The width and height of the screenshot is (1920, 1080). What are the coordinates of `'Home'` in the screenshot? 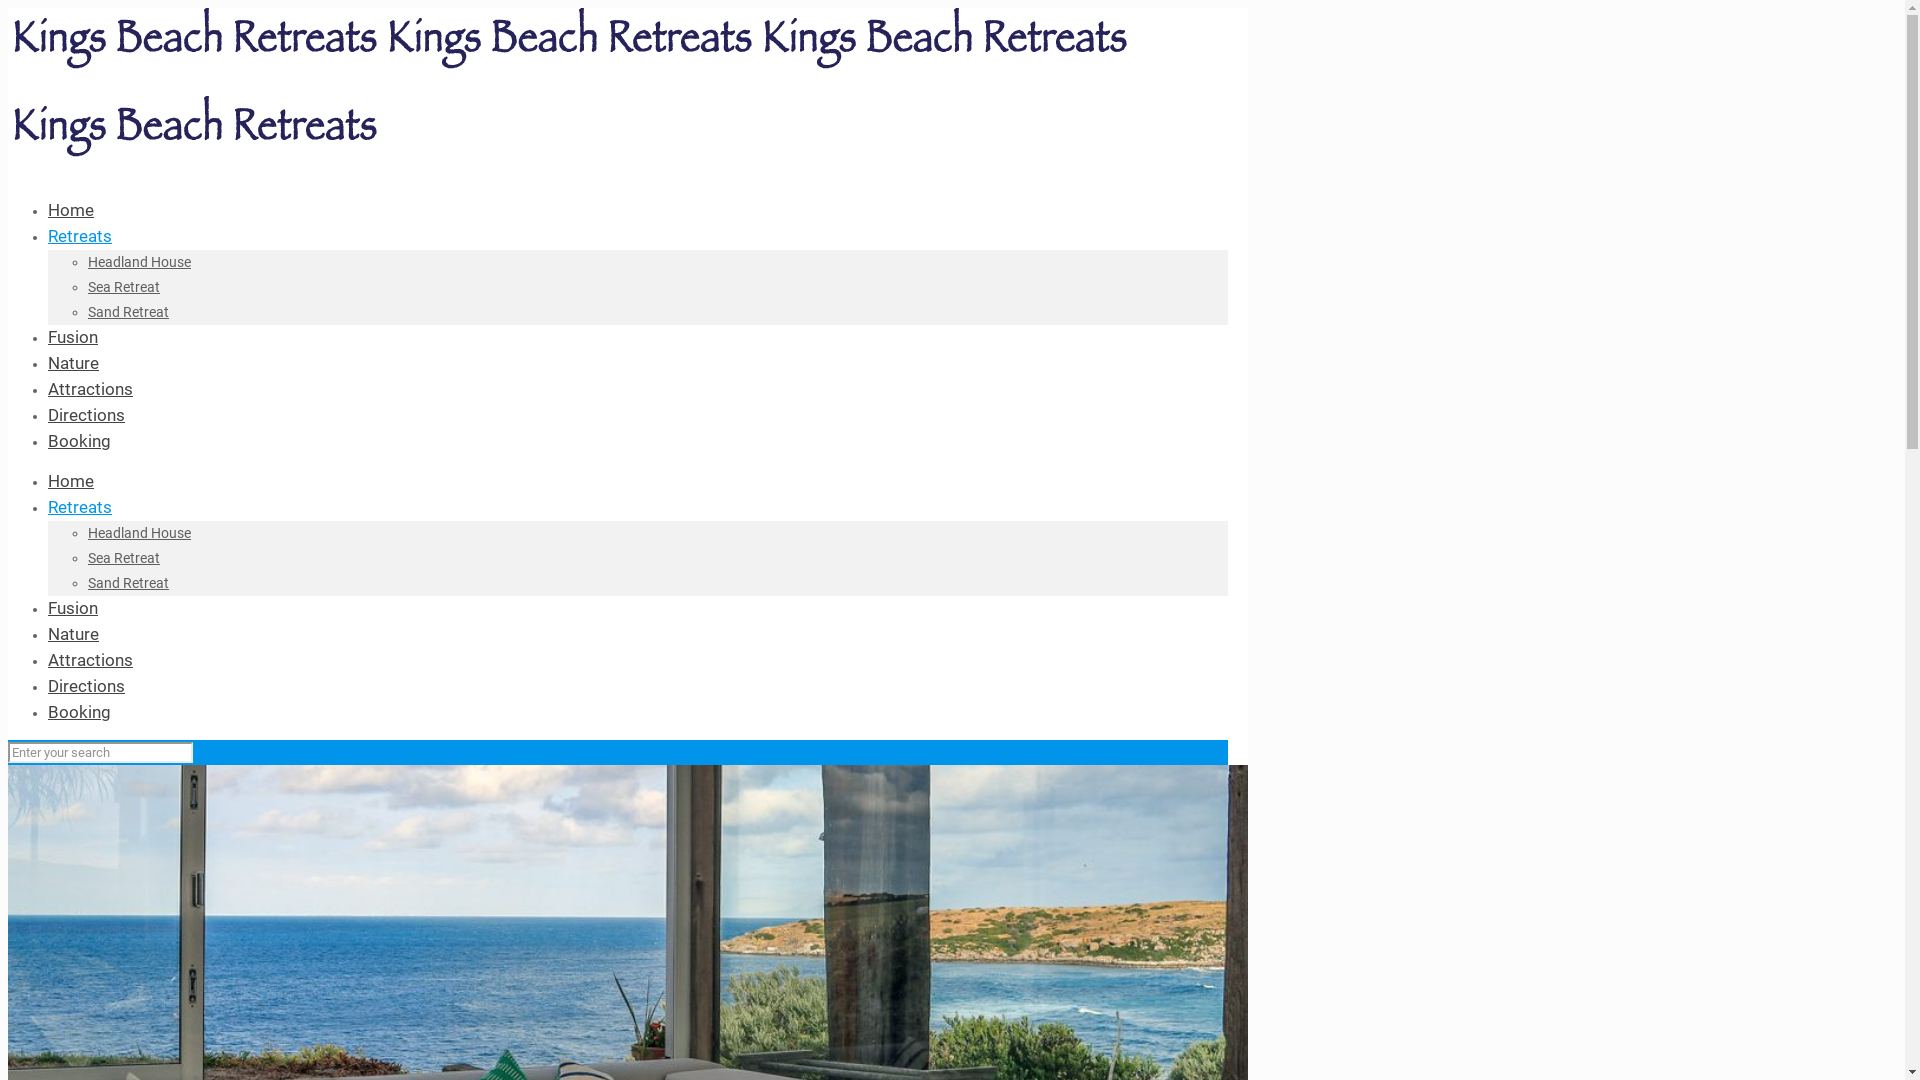 It's located at (71, 481).